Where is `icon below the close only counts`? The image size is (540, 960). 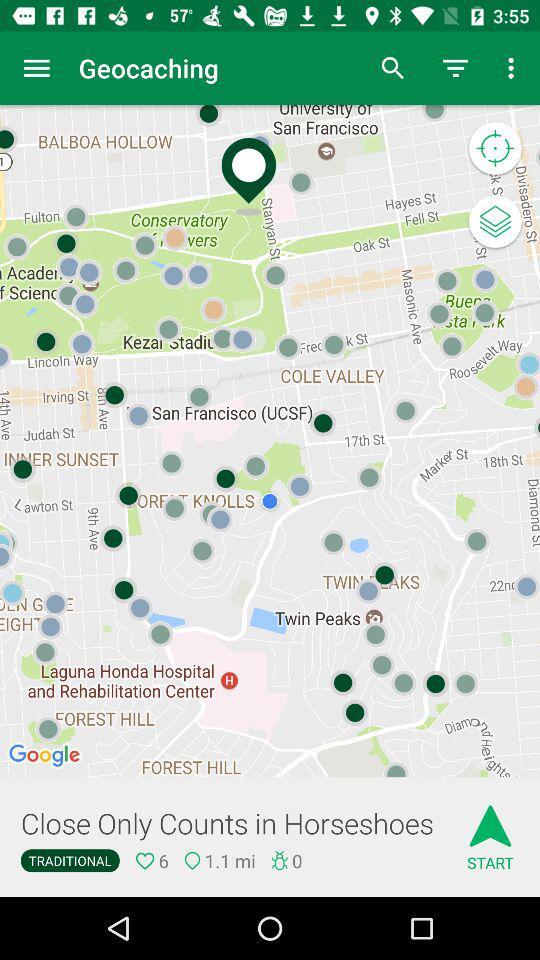
icon below the close only counts is located at coordinates (69, 859).